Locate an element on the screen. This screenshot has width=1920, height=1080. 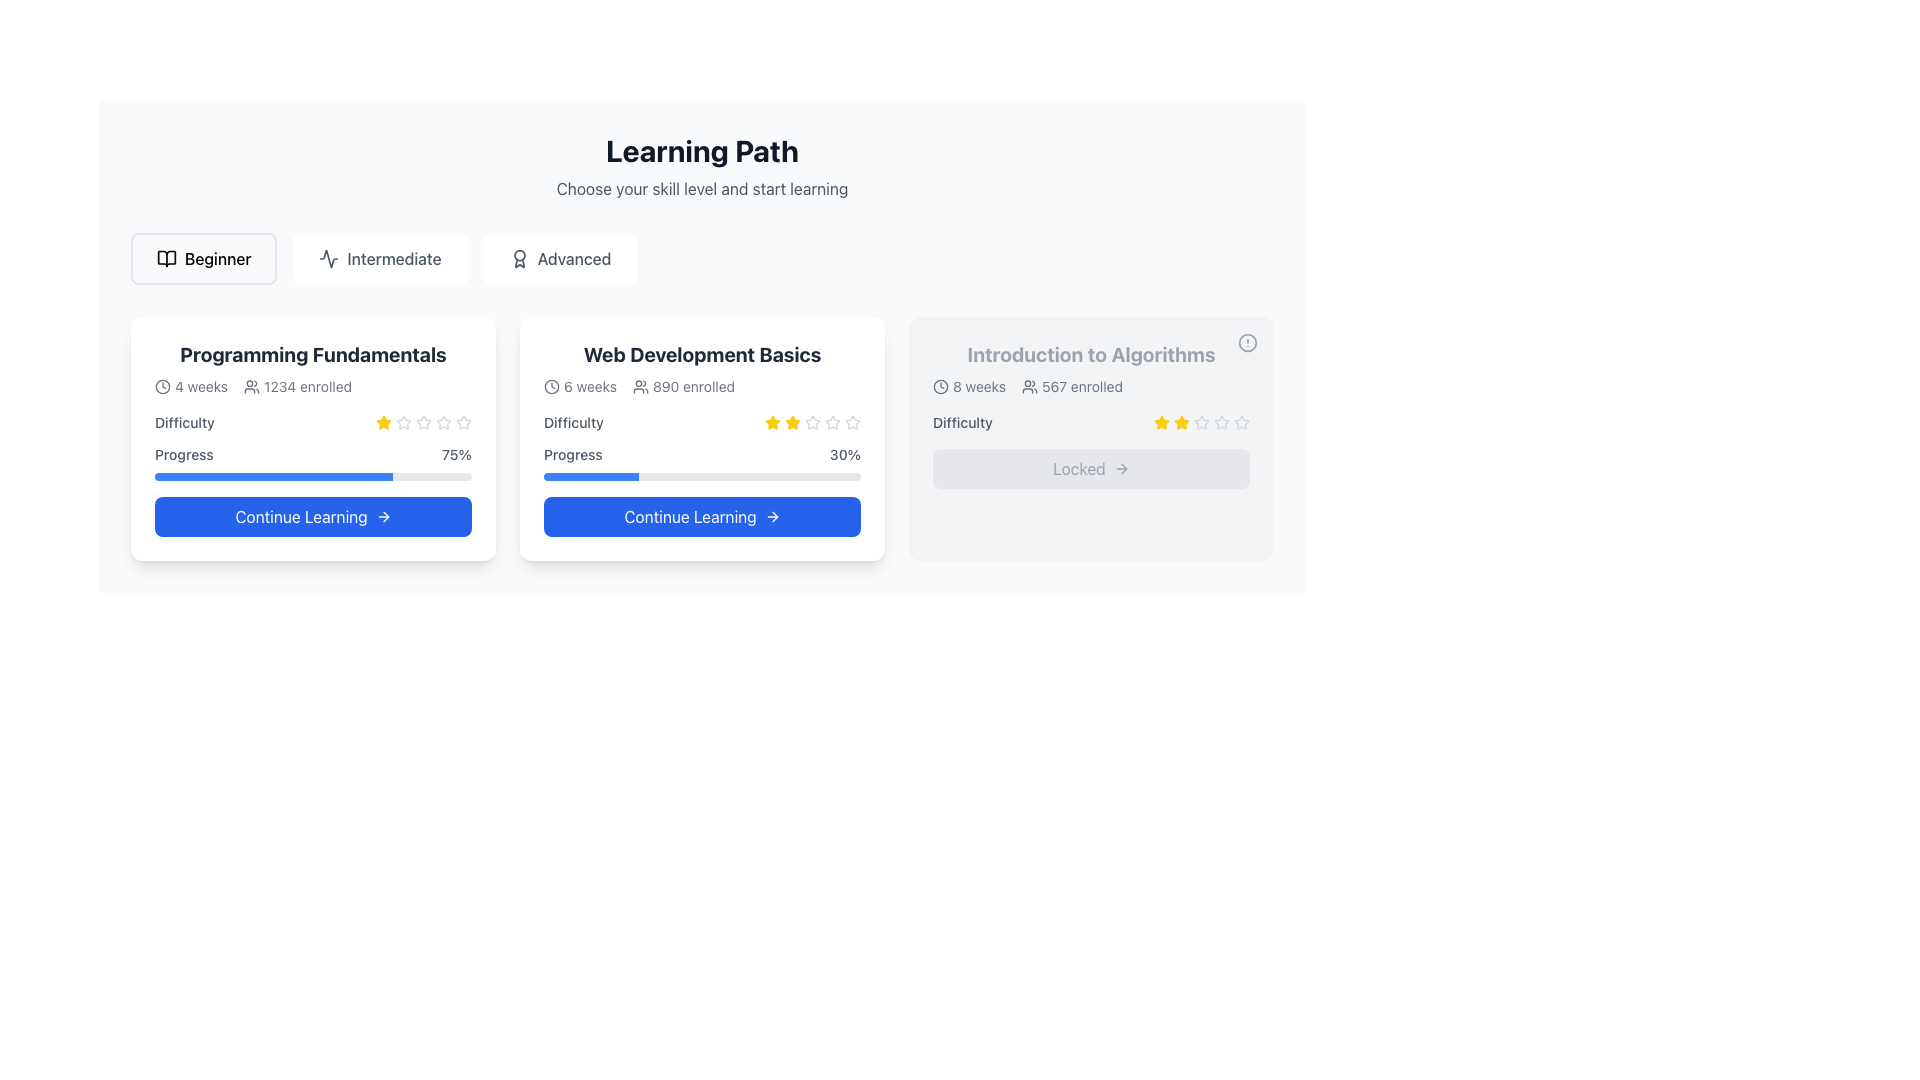
the 'Advanced' button which is the last button in a group of three is located at coordinates (560, 257).